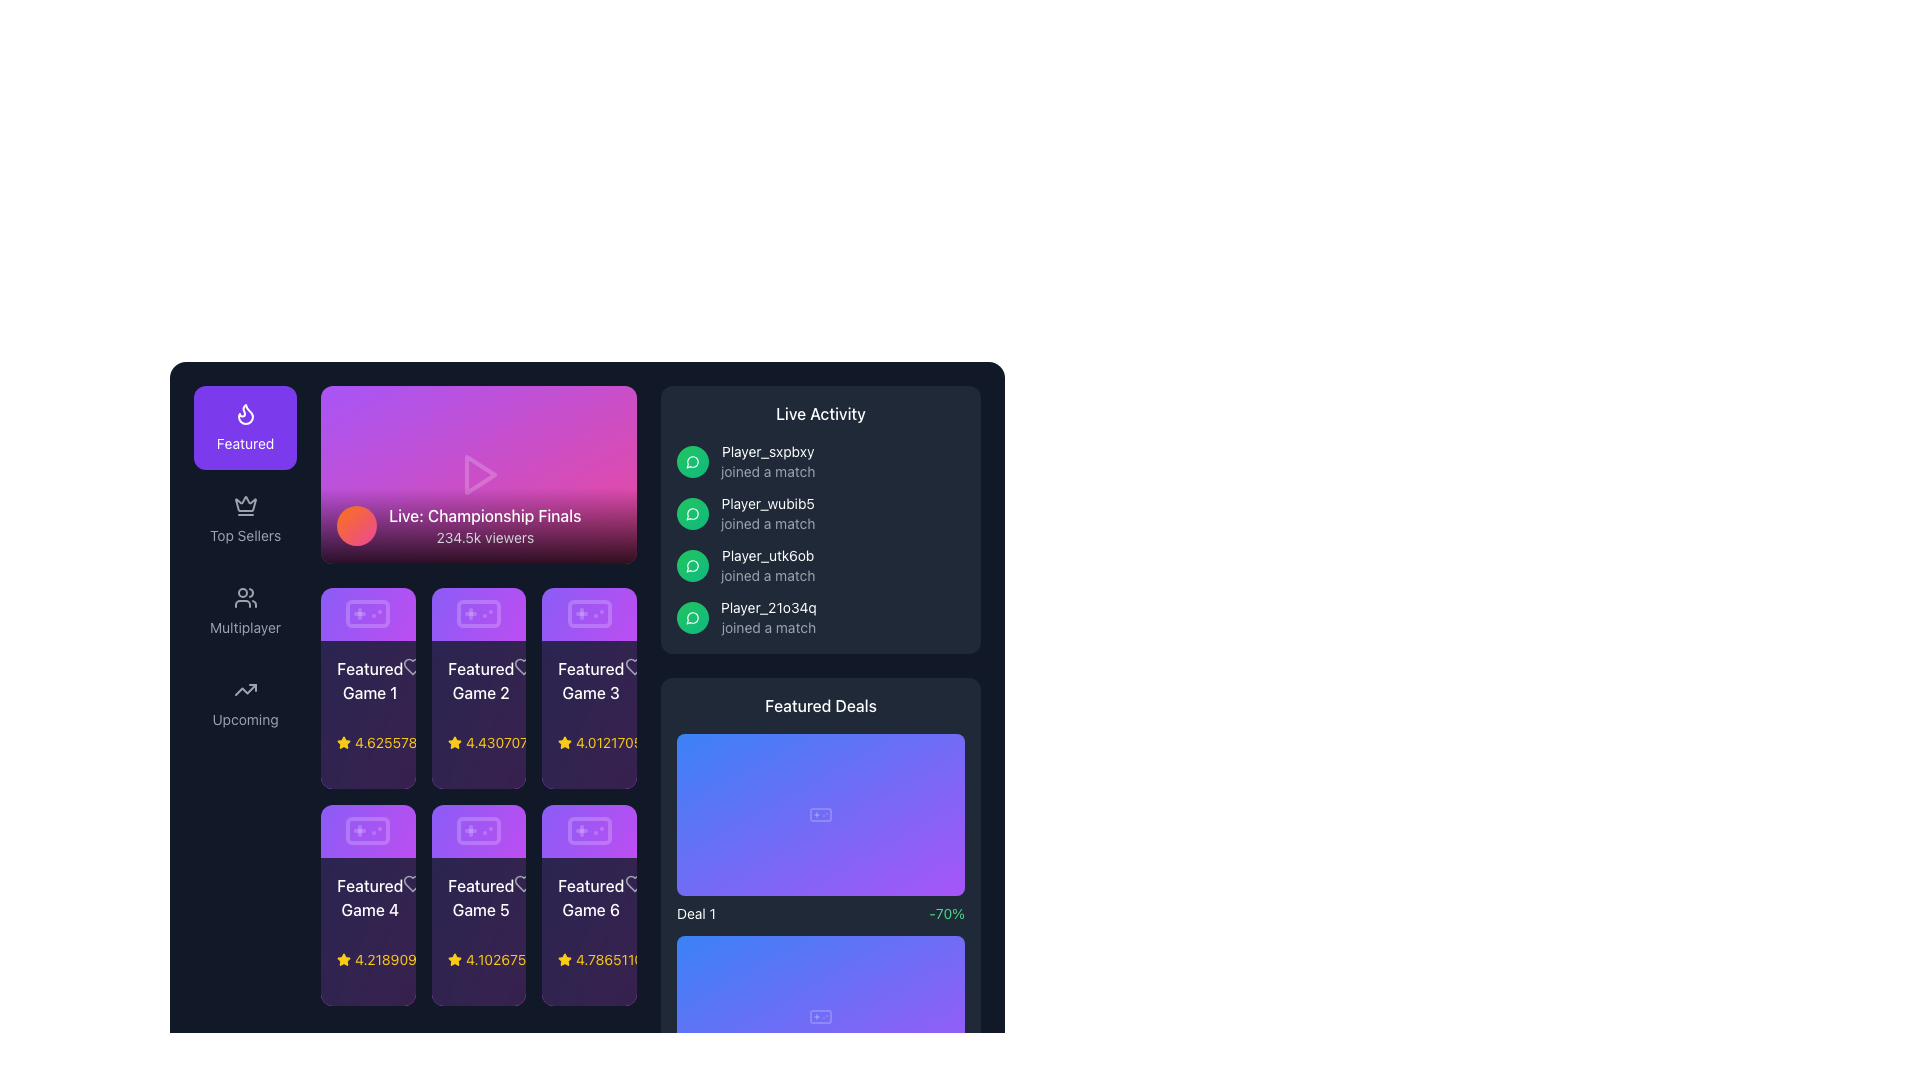  Describe the element at coordinates (820, 1017) in the screenshot. I see `the decorative graphical component that resembles the main body of a game controller within the 'Featured Deals' section` at that location.